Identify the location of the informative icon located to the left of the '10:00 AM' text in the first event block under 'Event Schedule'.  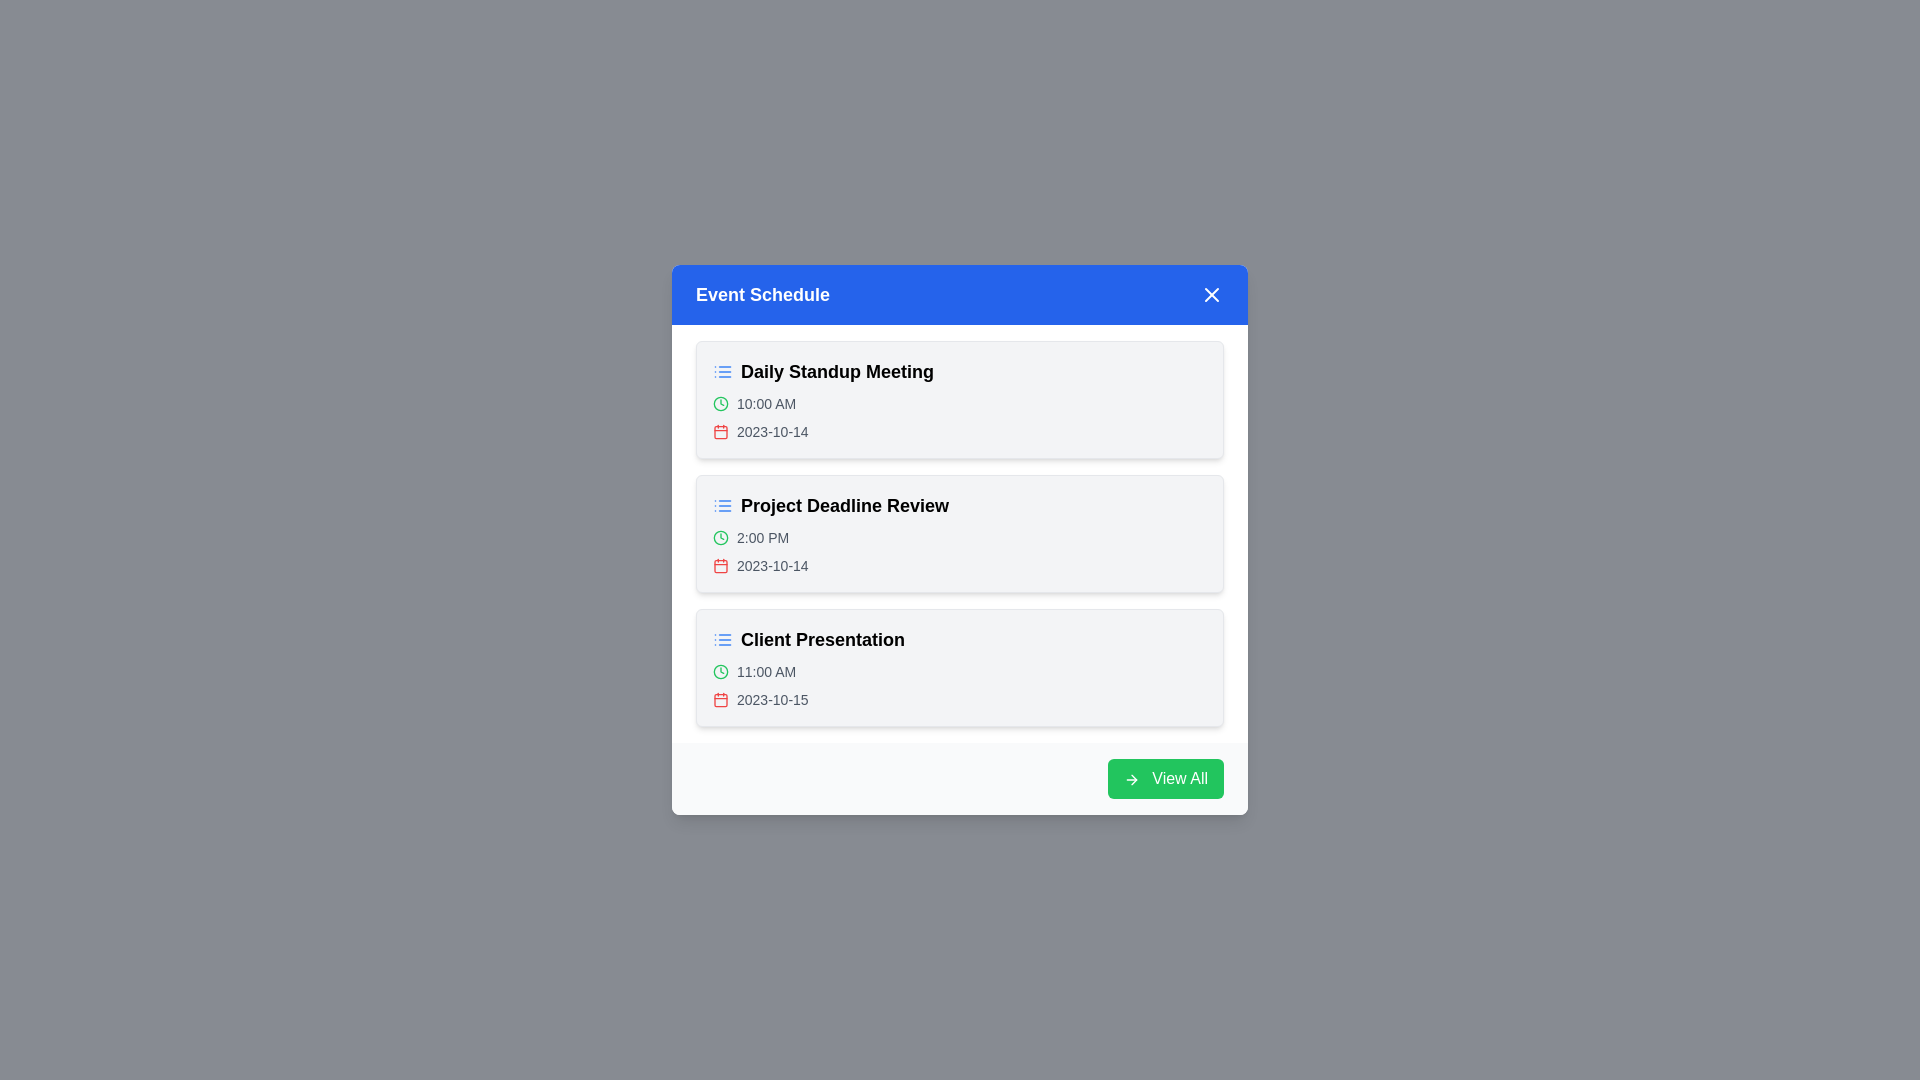
(720, 404).